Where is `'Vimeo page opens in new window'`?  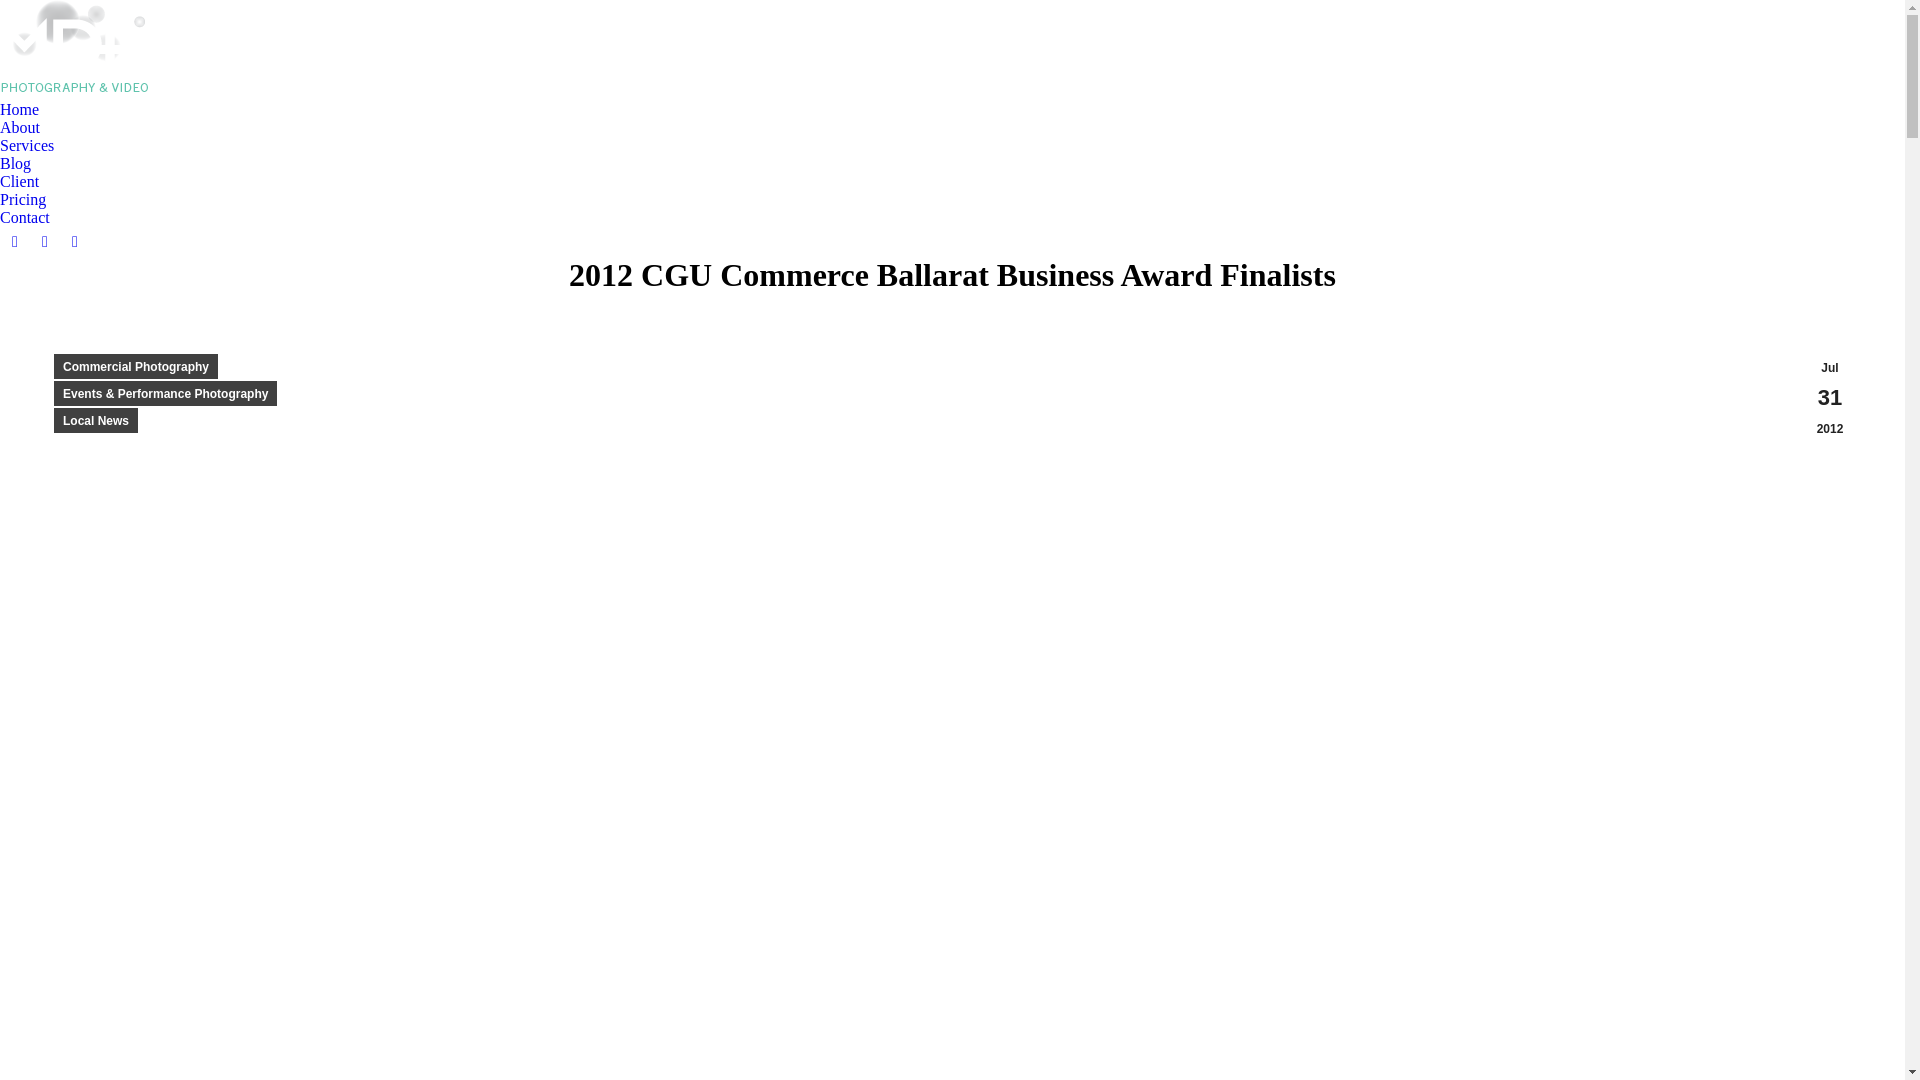 'Vimeo page opens in new window' is located at coordinates (44, 241).